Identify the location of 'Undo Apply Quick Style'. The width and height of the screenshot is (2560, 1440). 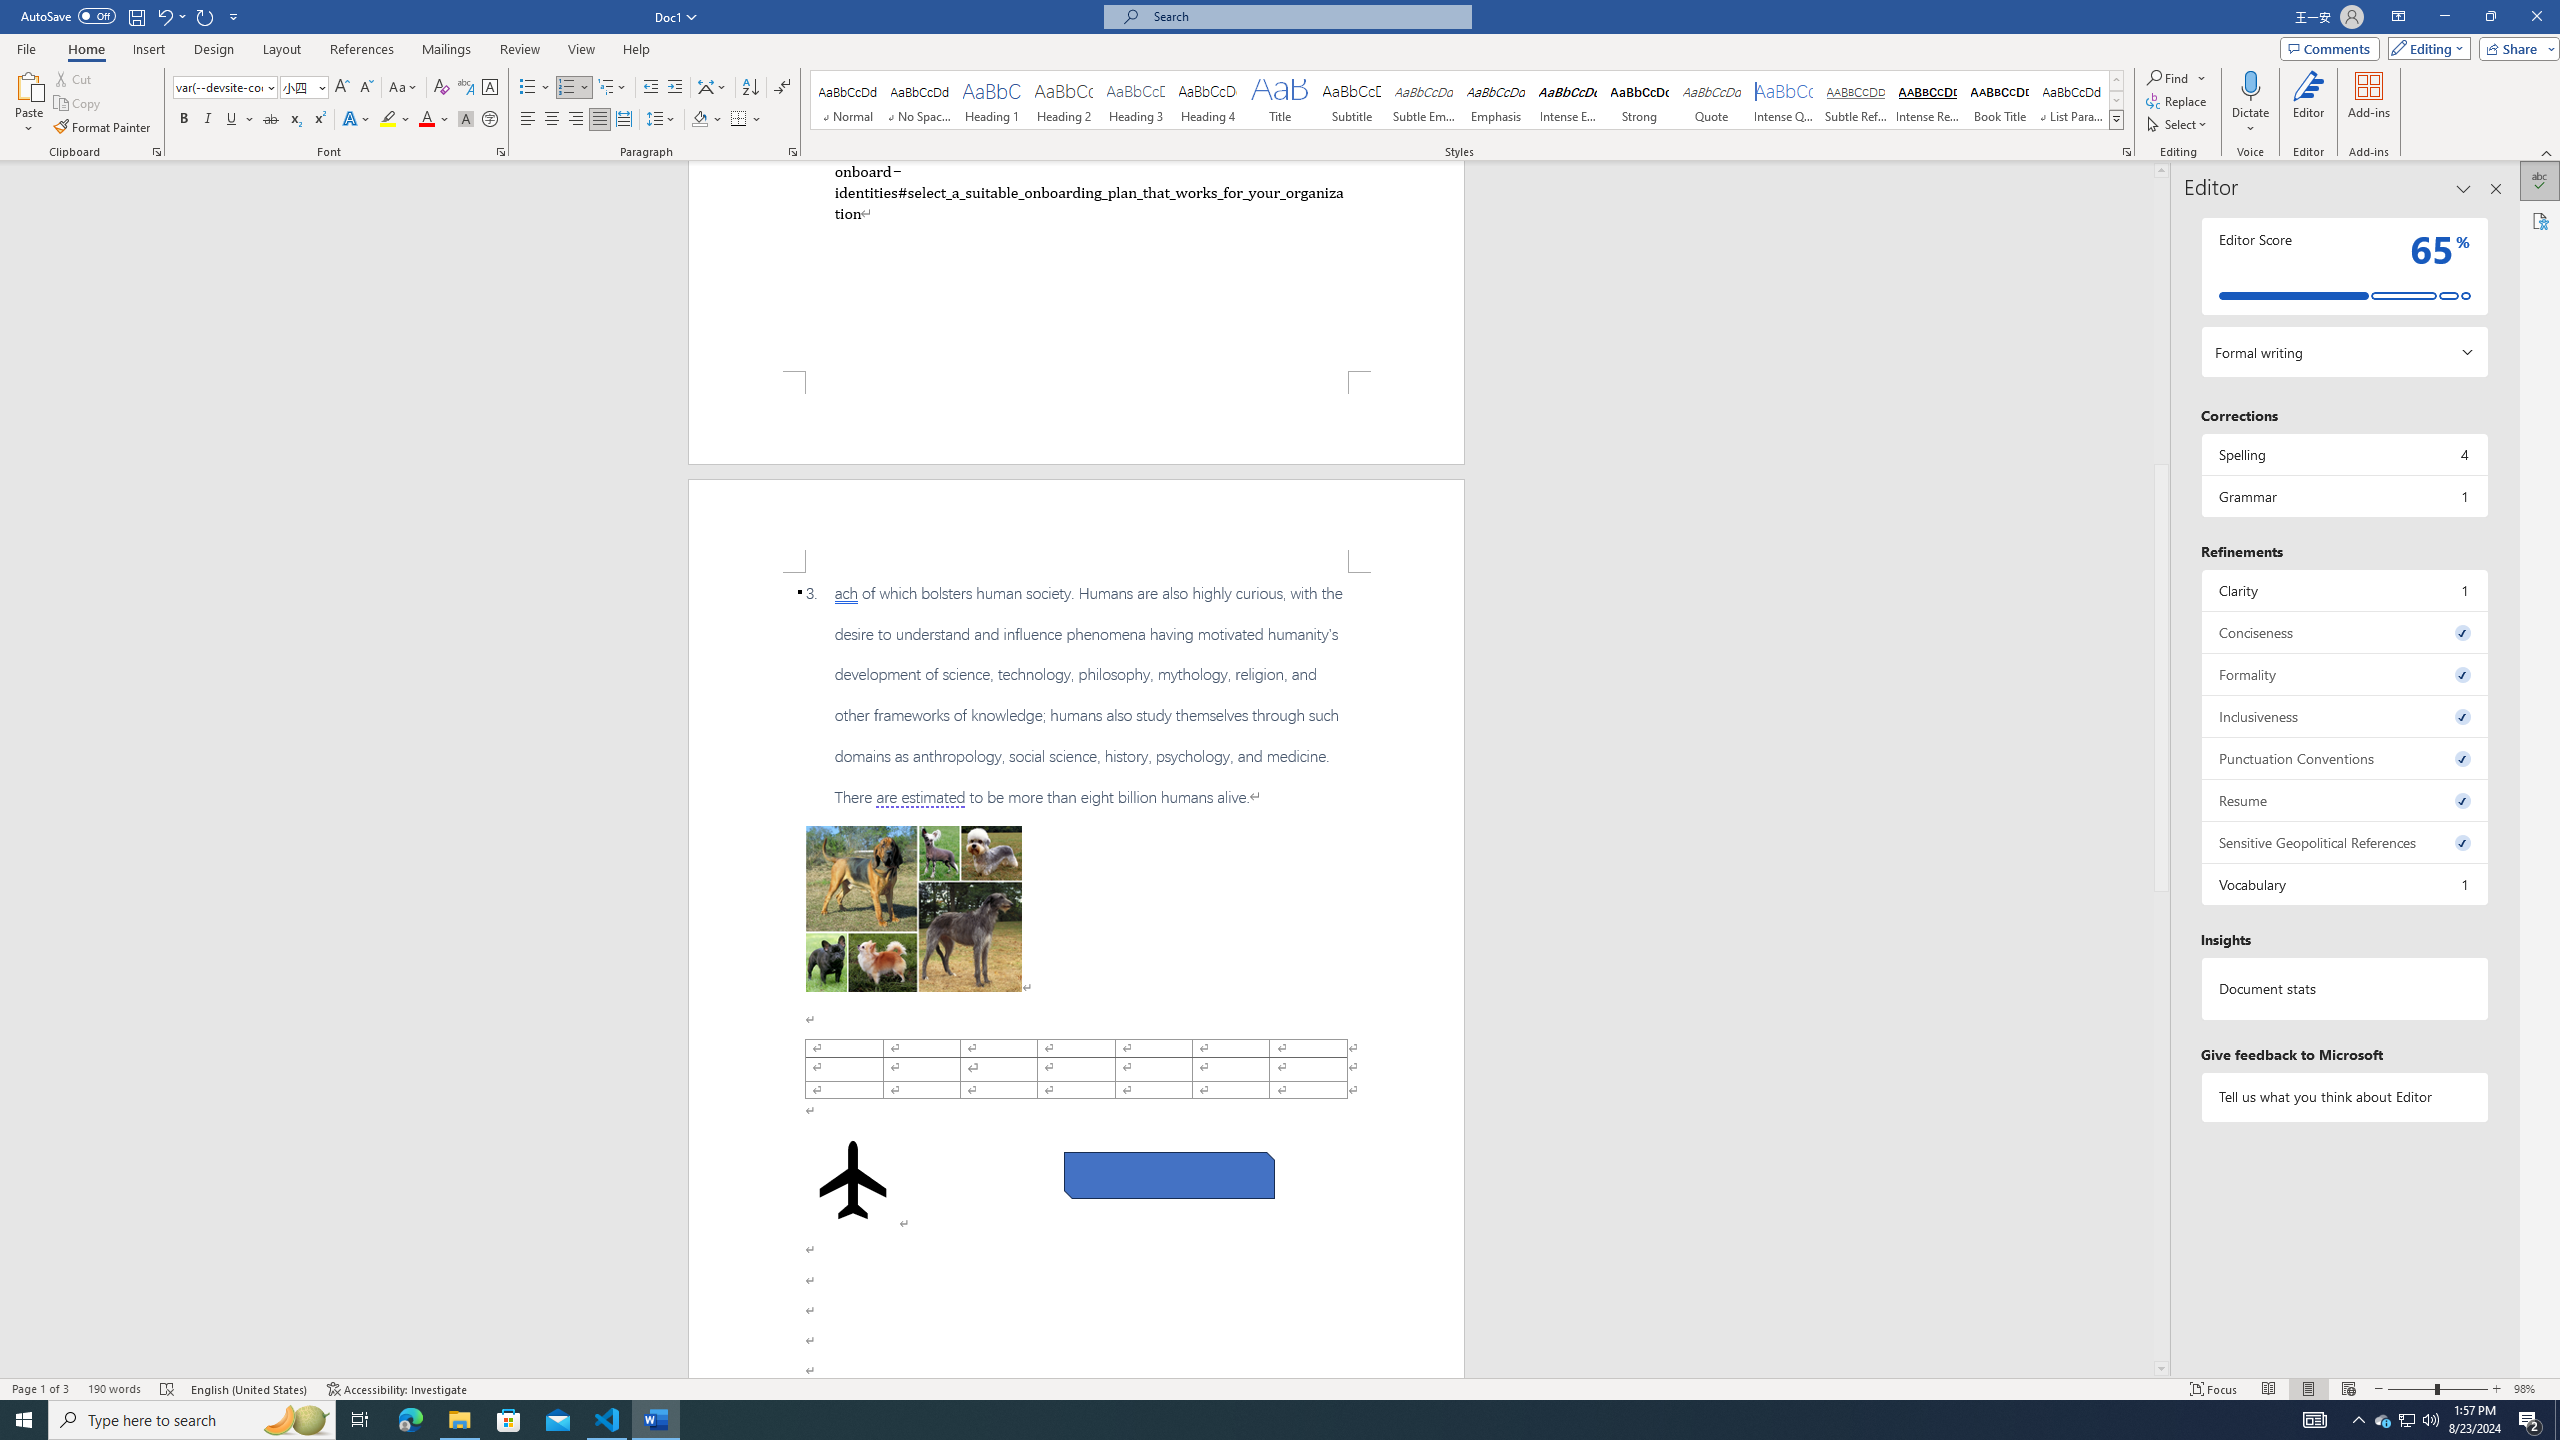
(170, 15).